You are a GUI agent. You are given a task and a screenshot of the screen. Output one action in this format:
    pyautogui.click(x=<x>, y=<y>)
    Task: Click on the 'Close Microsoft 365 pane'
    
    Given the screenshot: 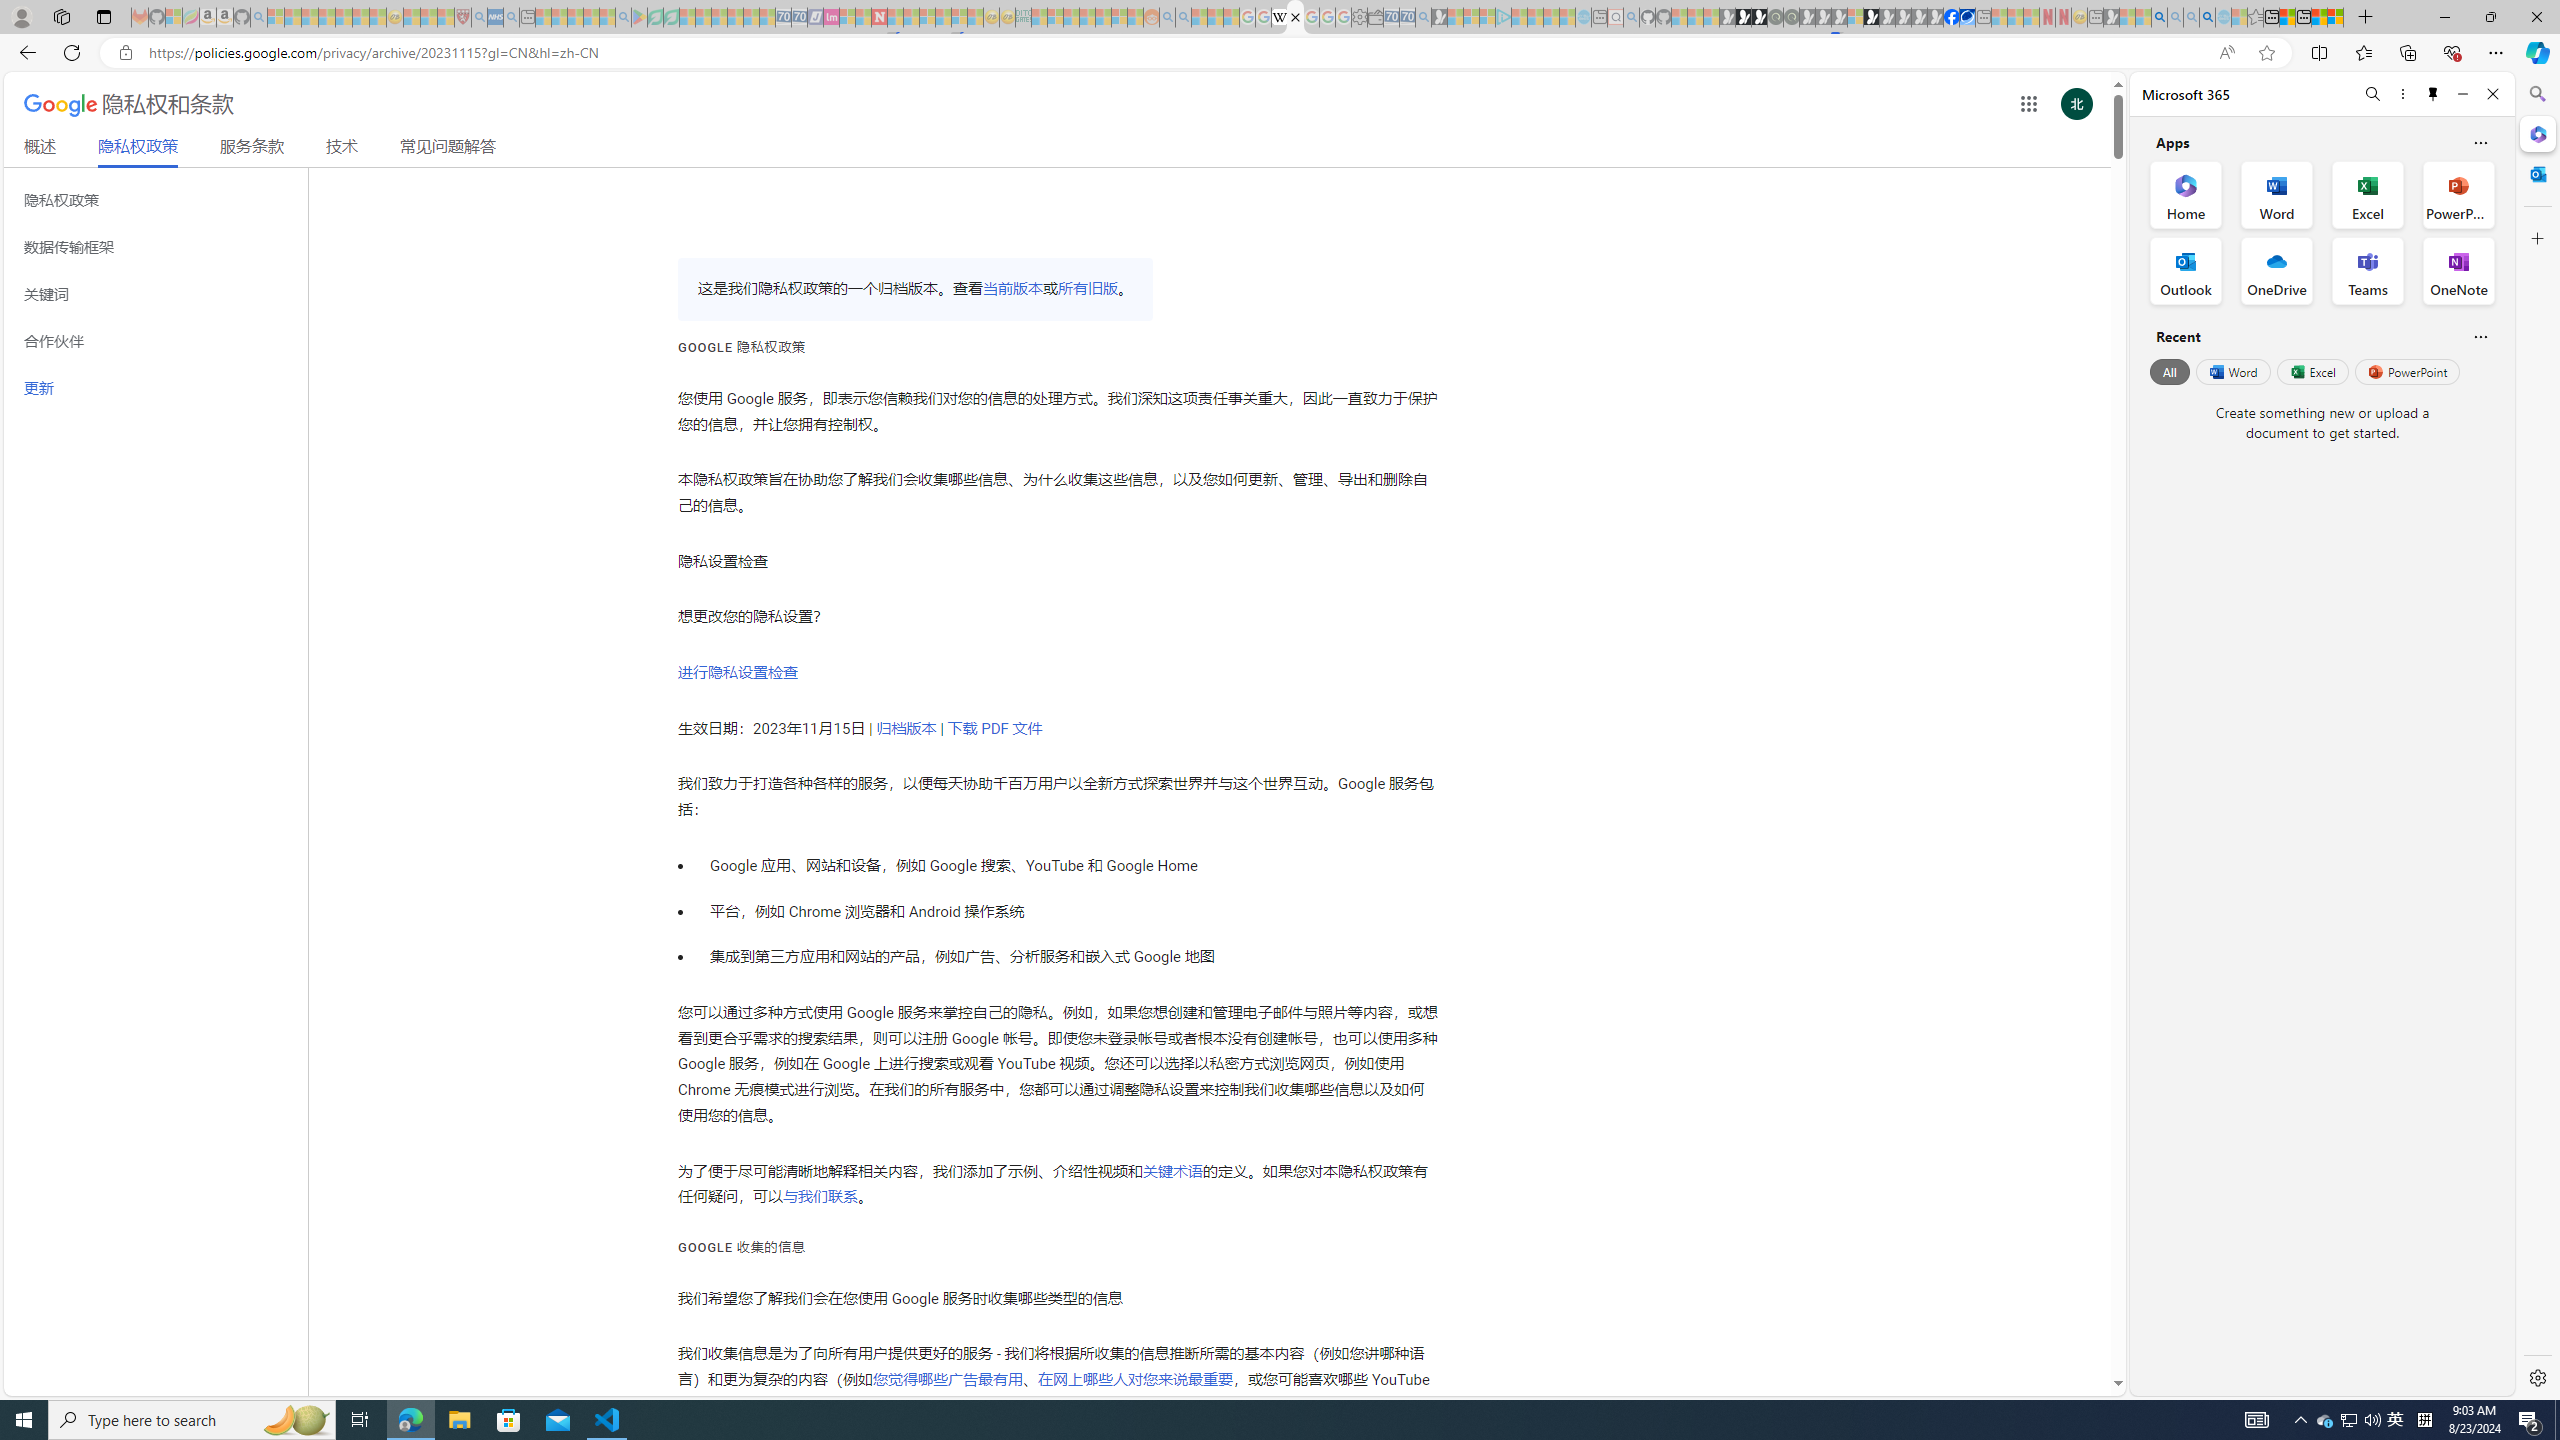 What is the action you would take?
    pyautogui.click(x=2535, y=134)
    